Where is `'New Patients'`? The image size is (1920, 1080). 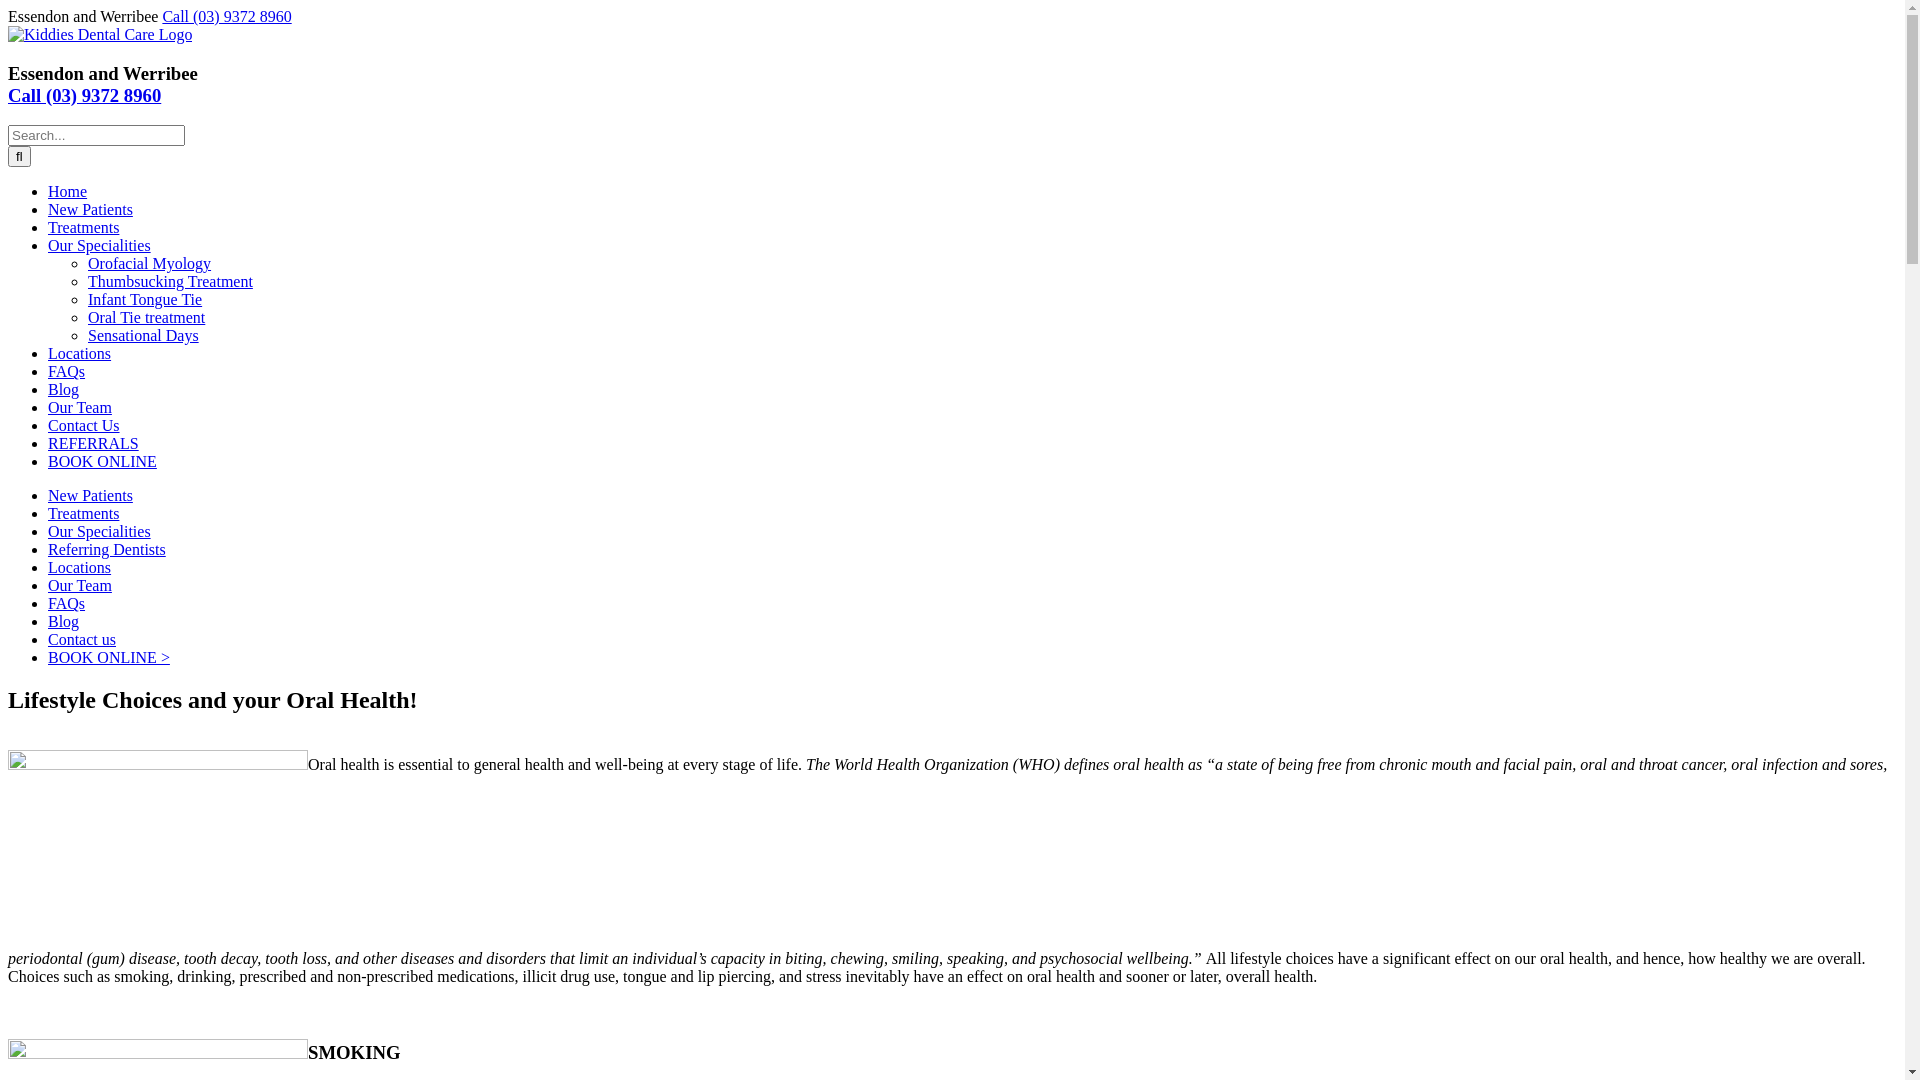
'New Patients' is located at coordinates (89, 495).